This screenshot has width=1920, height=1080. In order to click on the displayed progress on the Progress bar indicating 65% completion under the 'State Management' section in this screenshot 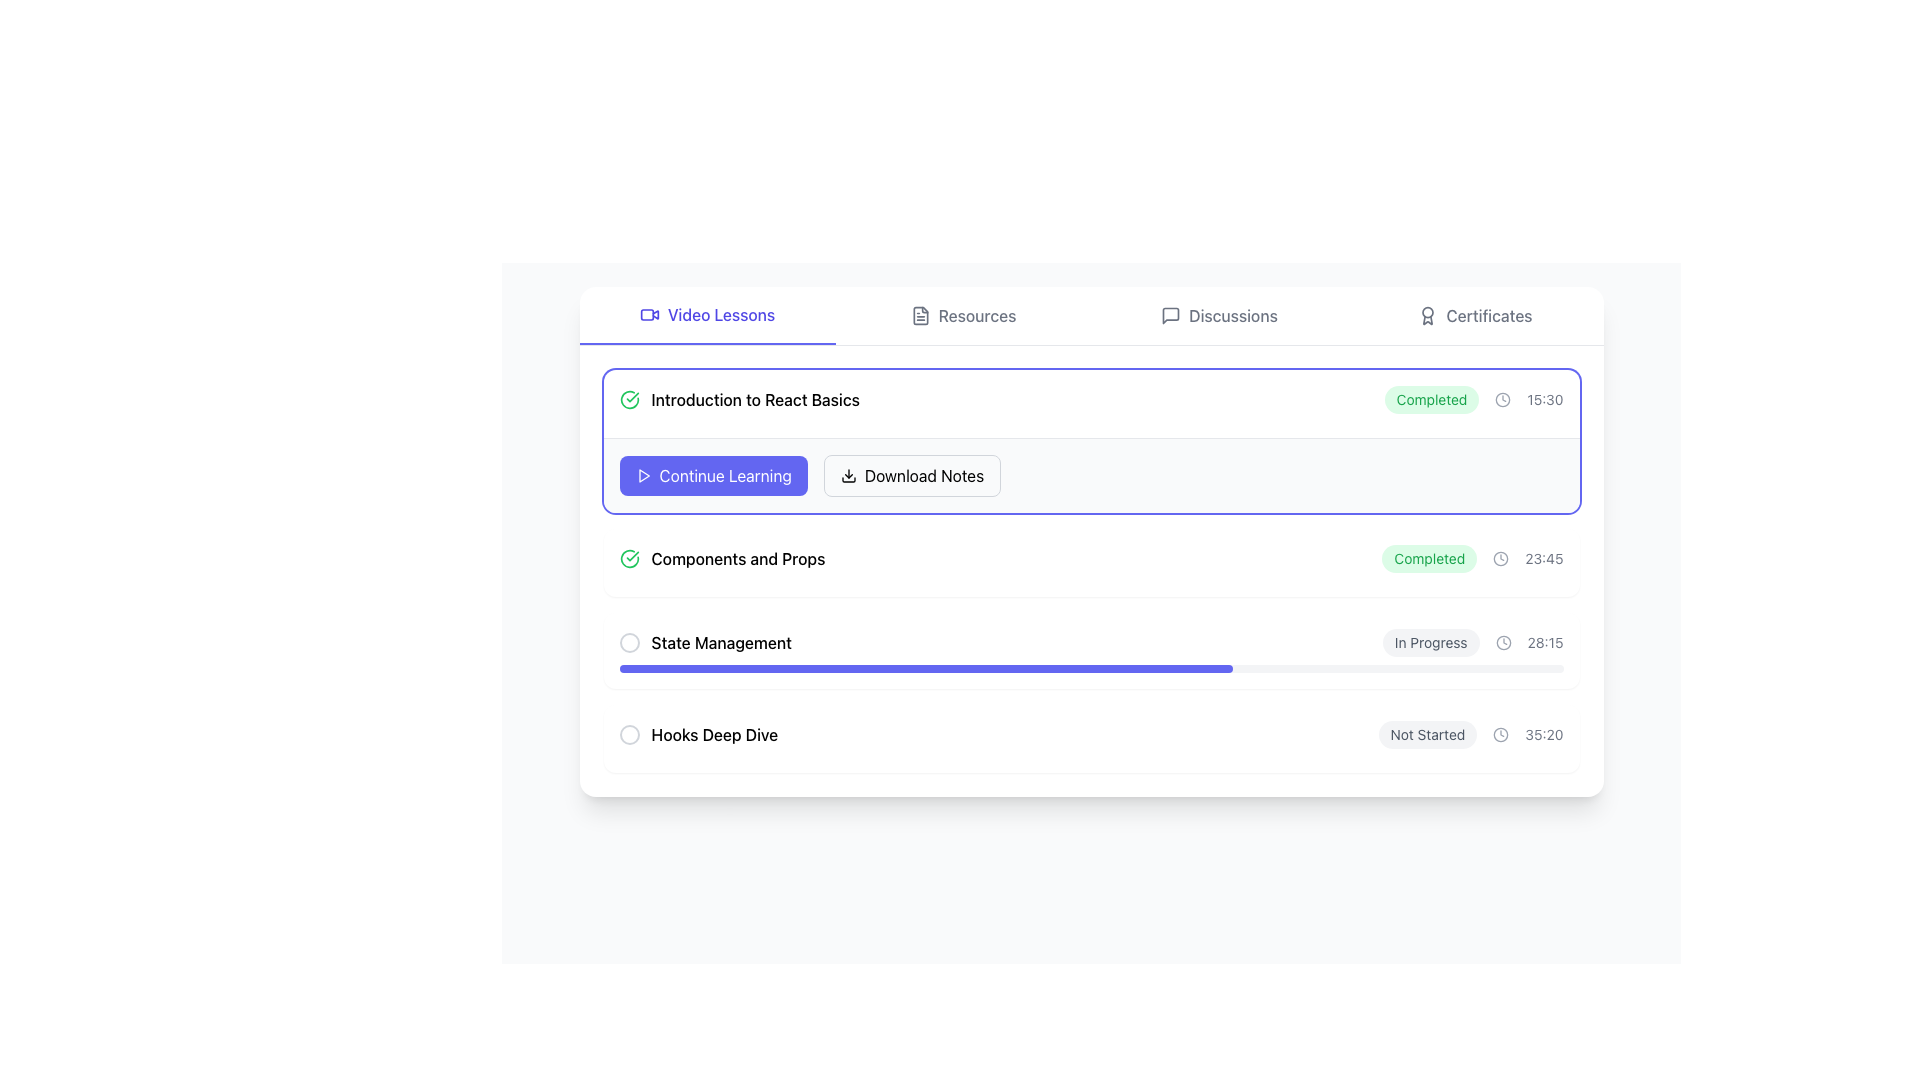, I will do `click(925, 668)`.